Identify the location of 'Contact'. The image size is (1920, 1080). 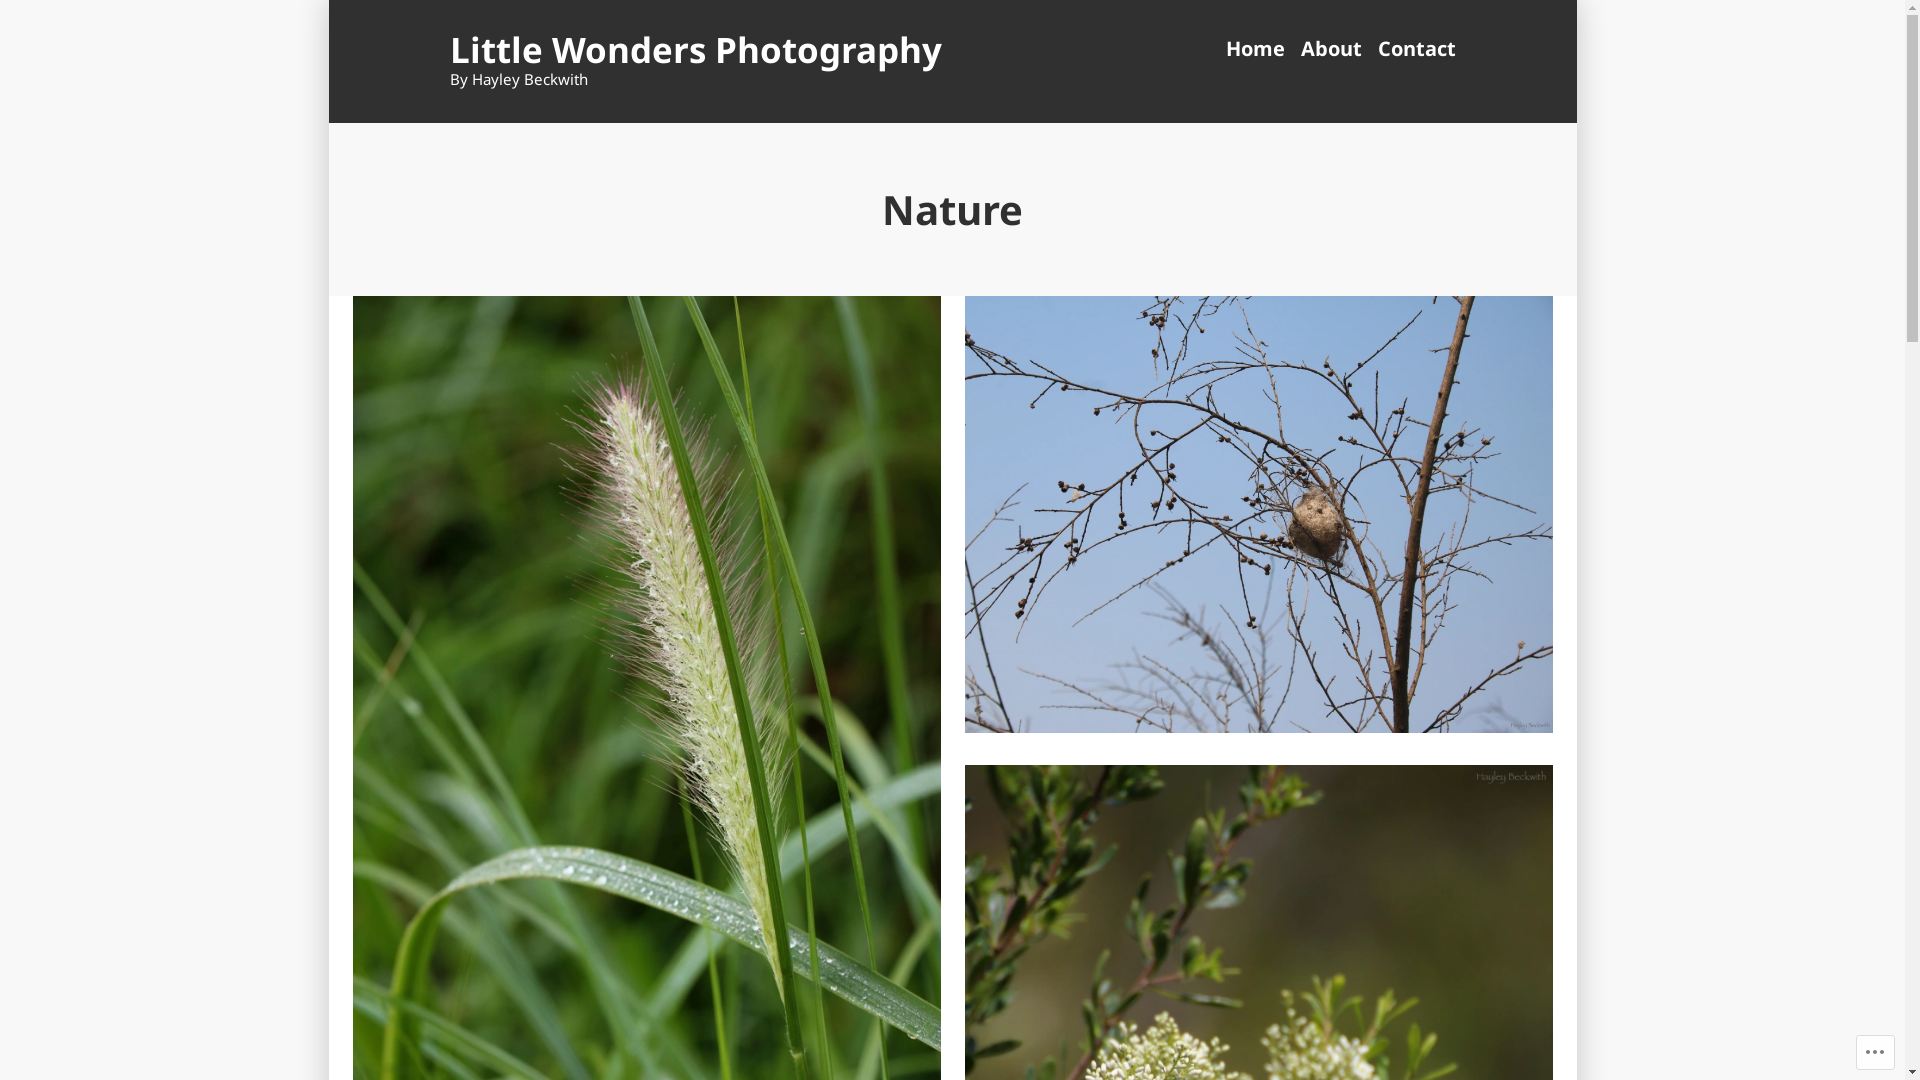
(1411, 48).